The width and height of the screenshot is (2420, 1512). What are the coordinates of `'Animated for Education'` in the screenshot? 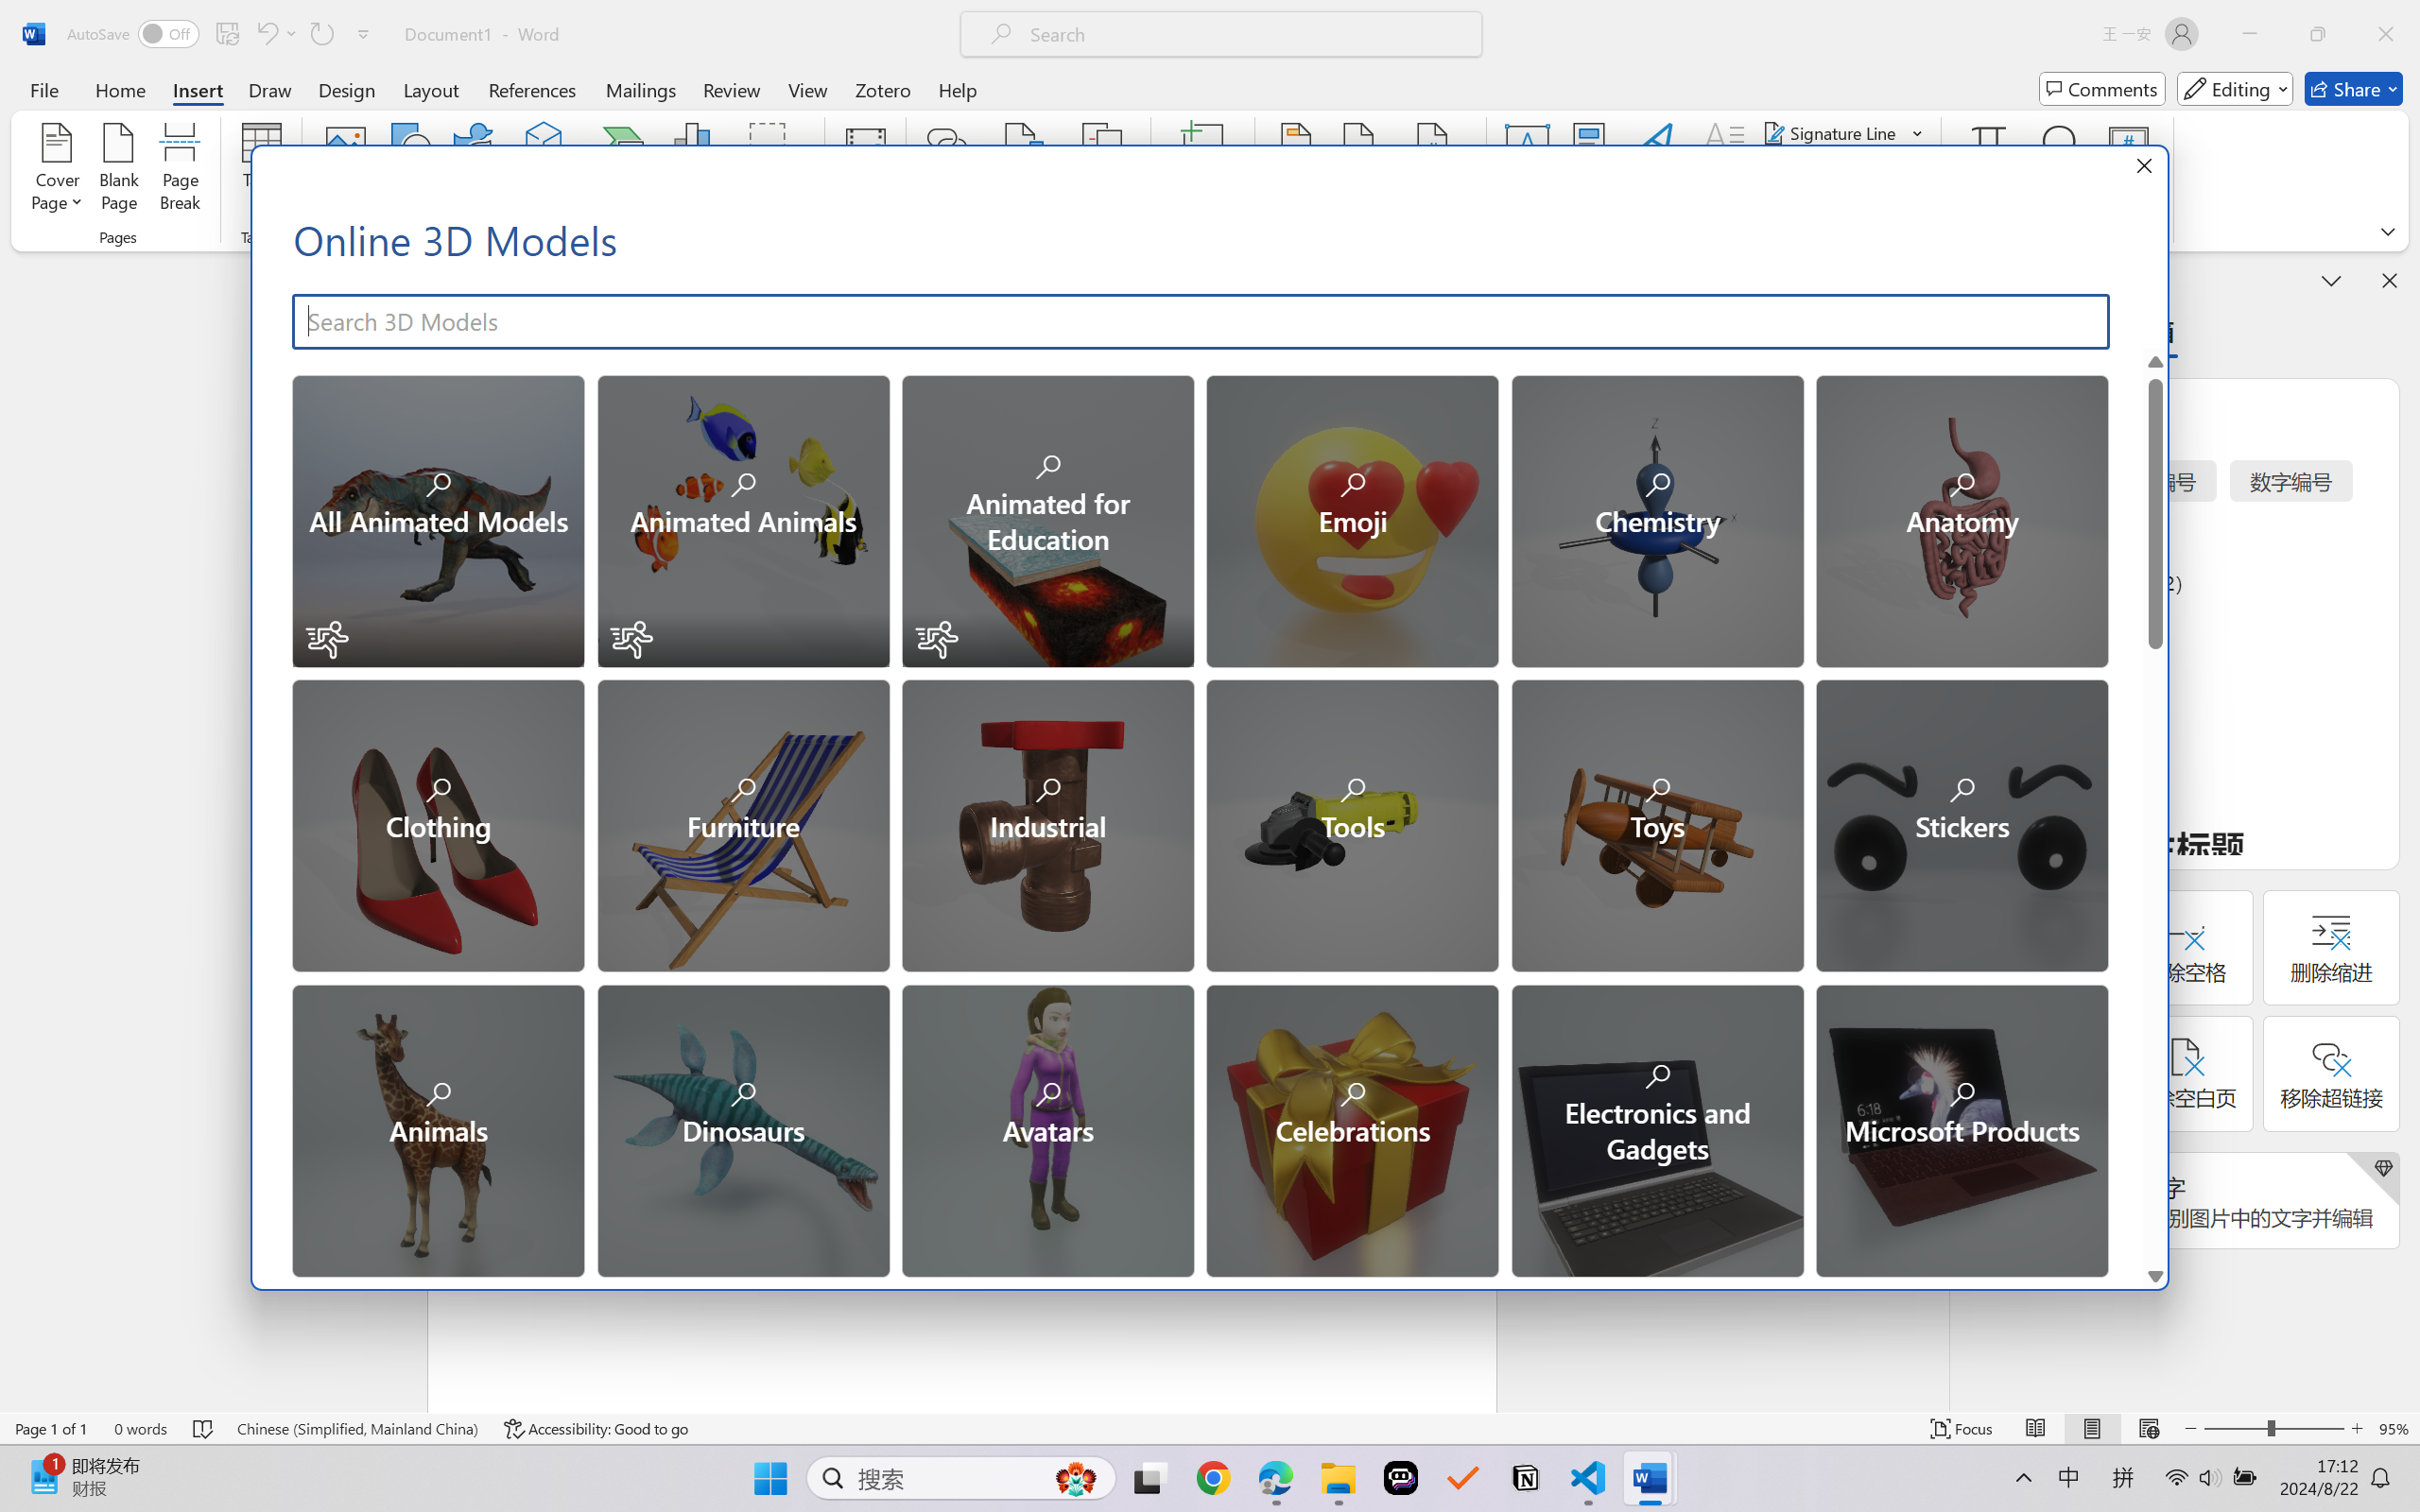 It's located at (1046, 518).